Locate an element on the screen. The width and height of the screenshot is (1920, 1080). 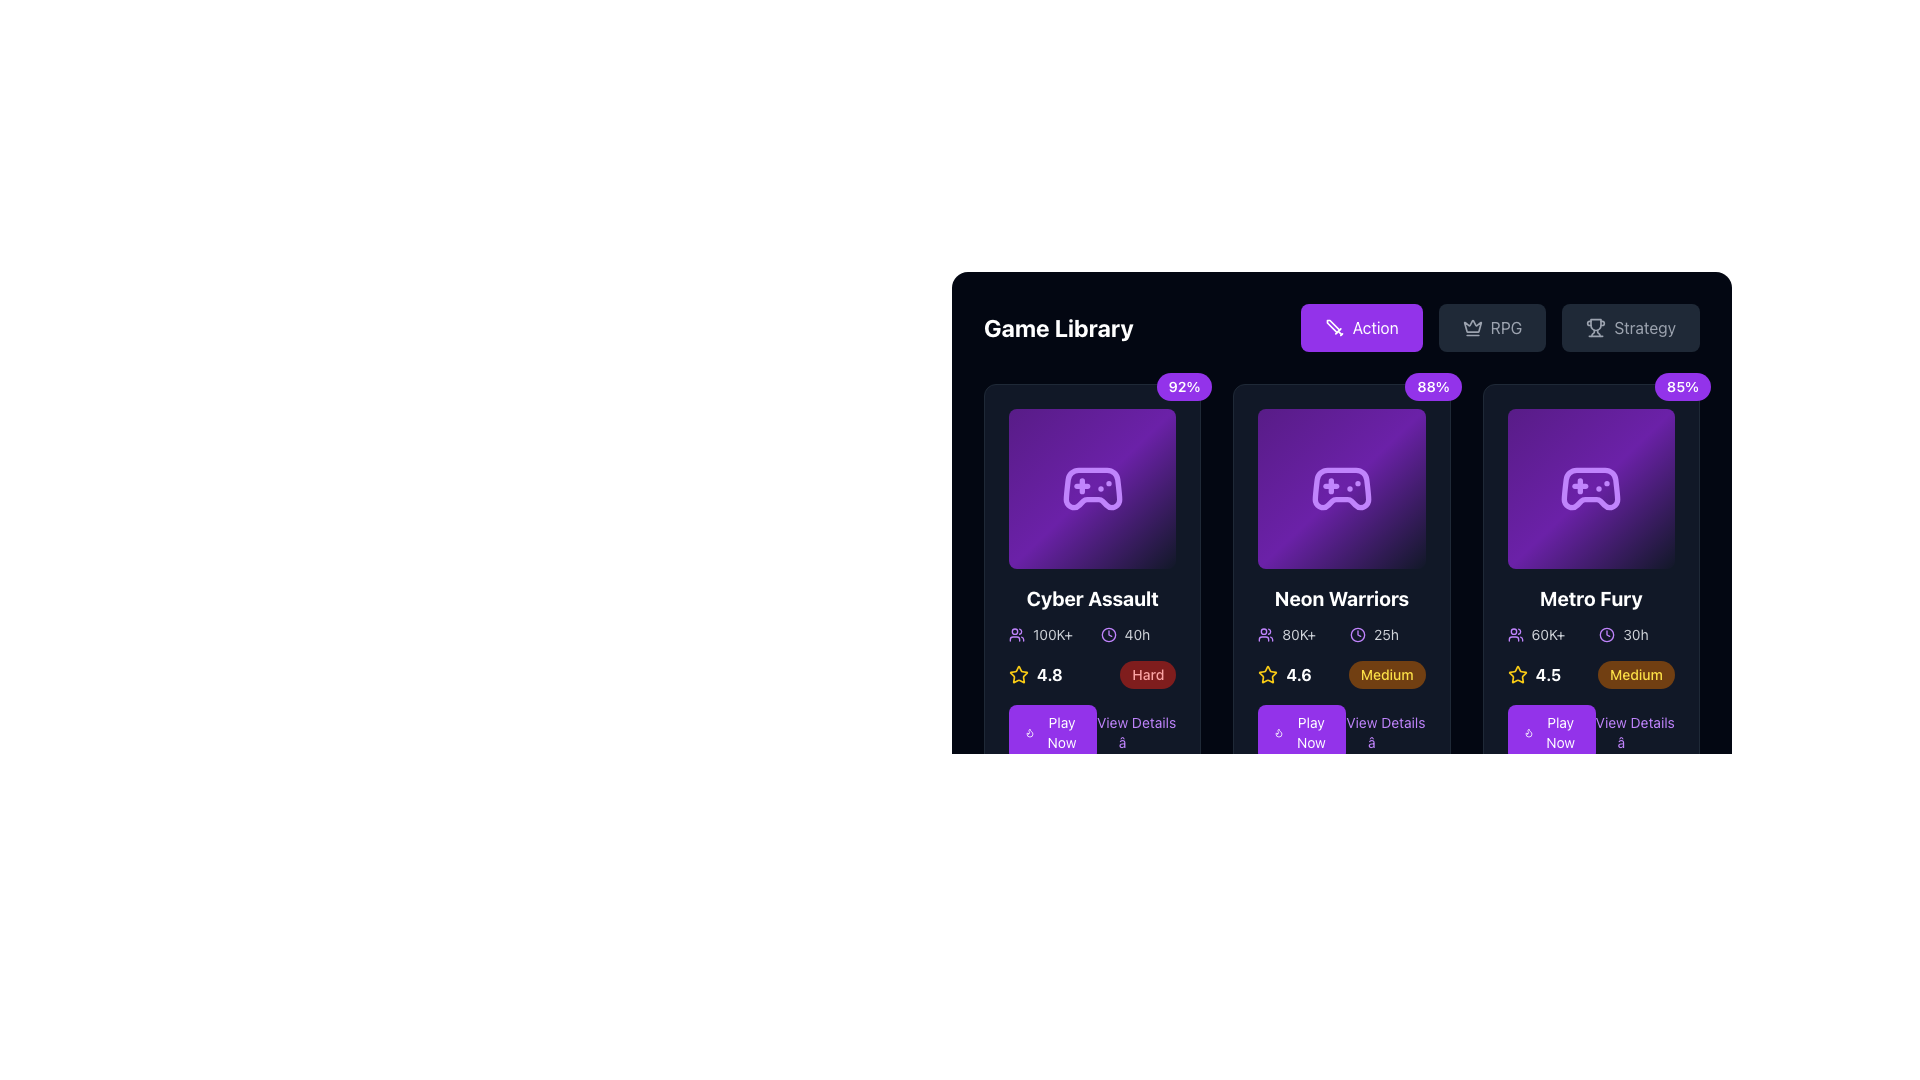
text content of the header Text Label indicating the section of the user interface associated with the library of games, located at the upper left of the interface is located at coordinates (1057, 326).